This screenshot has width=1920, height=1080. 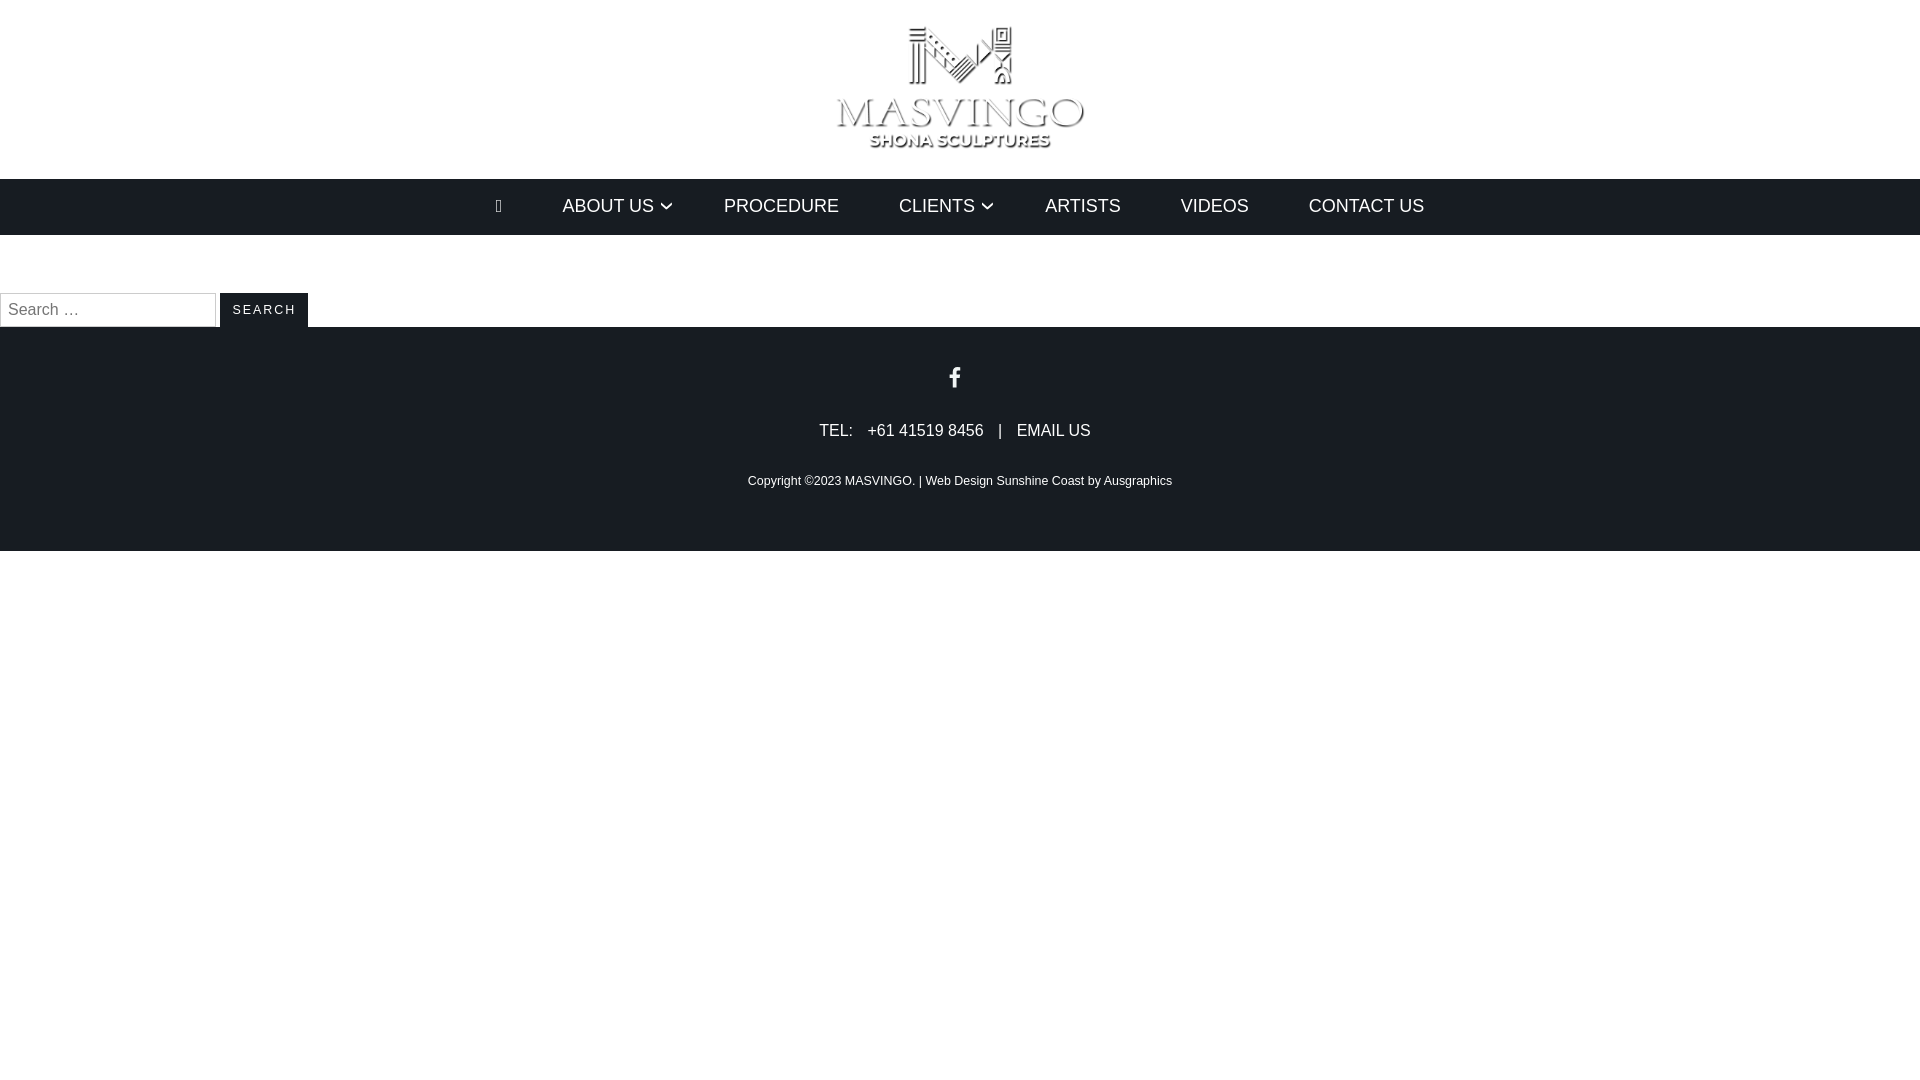 What do you see at coordinates (583, 257) in the screenshot?
I see `'CHARITY'` at bounding box center [583, 257].